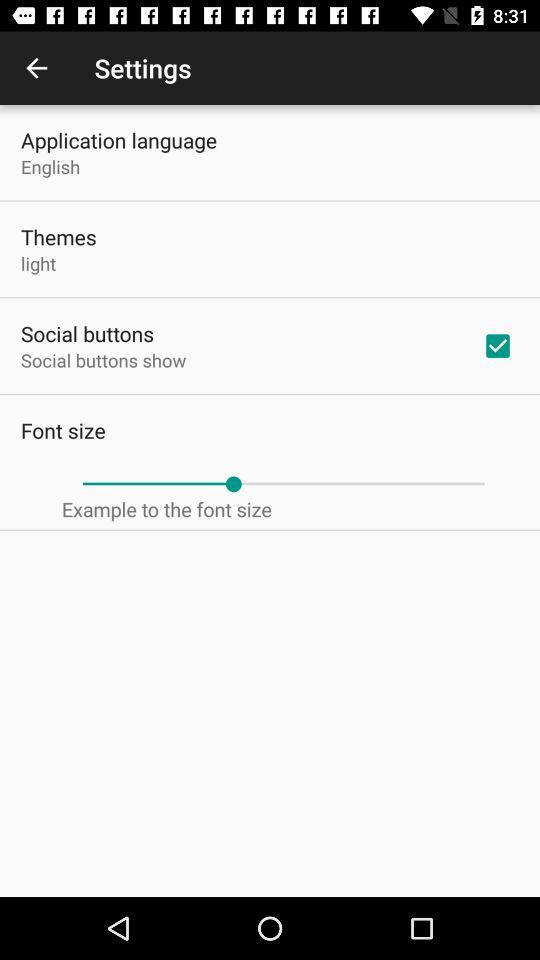  Describe the element at coordinates (36, 68) in the screenshot. I see `app to the left of settings` at that location.